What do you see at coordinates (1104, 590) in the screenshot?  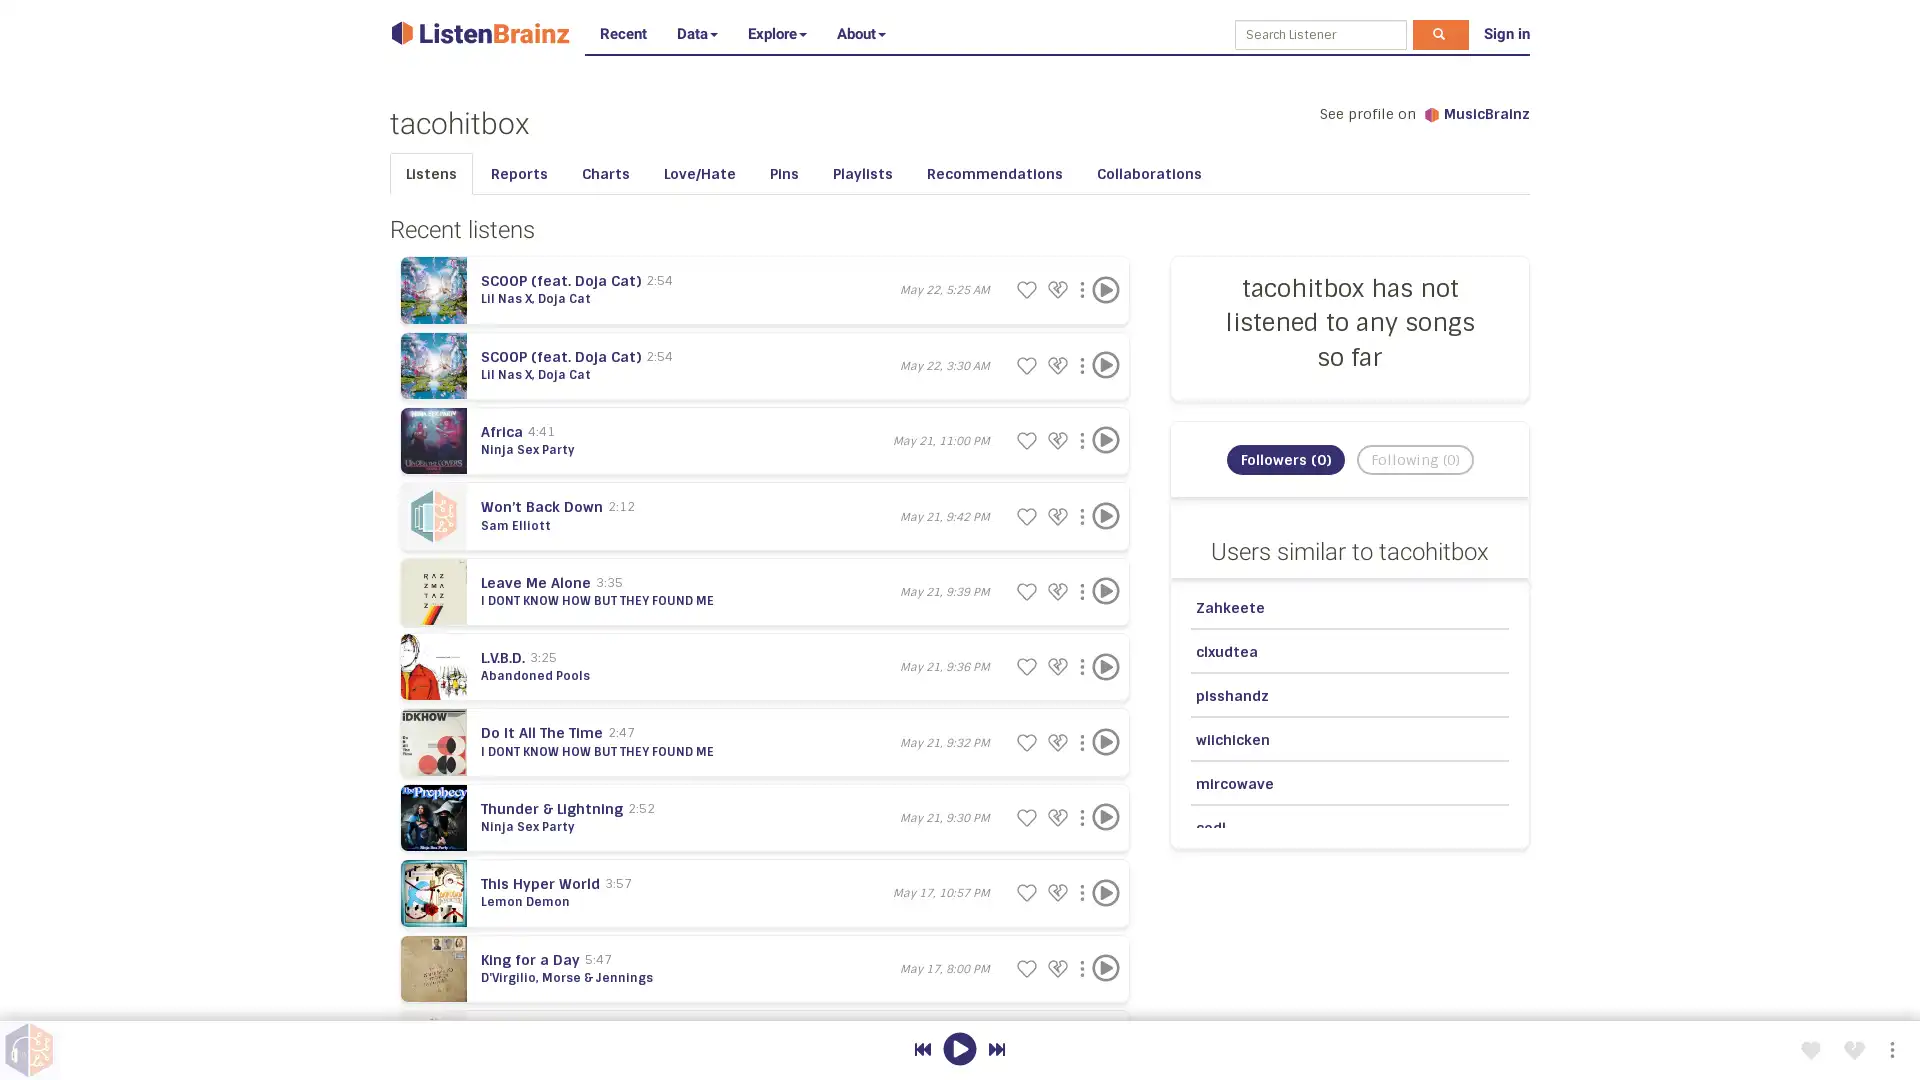 I see `Play` at bounding box center [1104, 590].